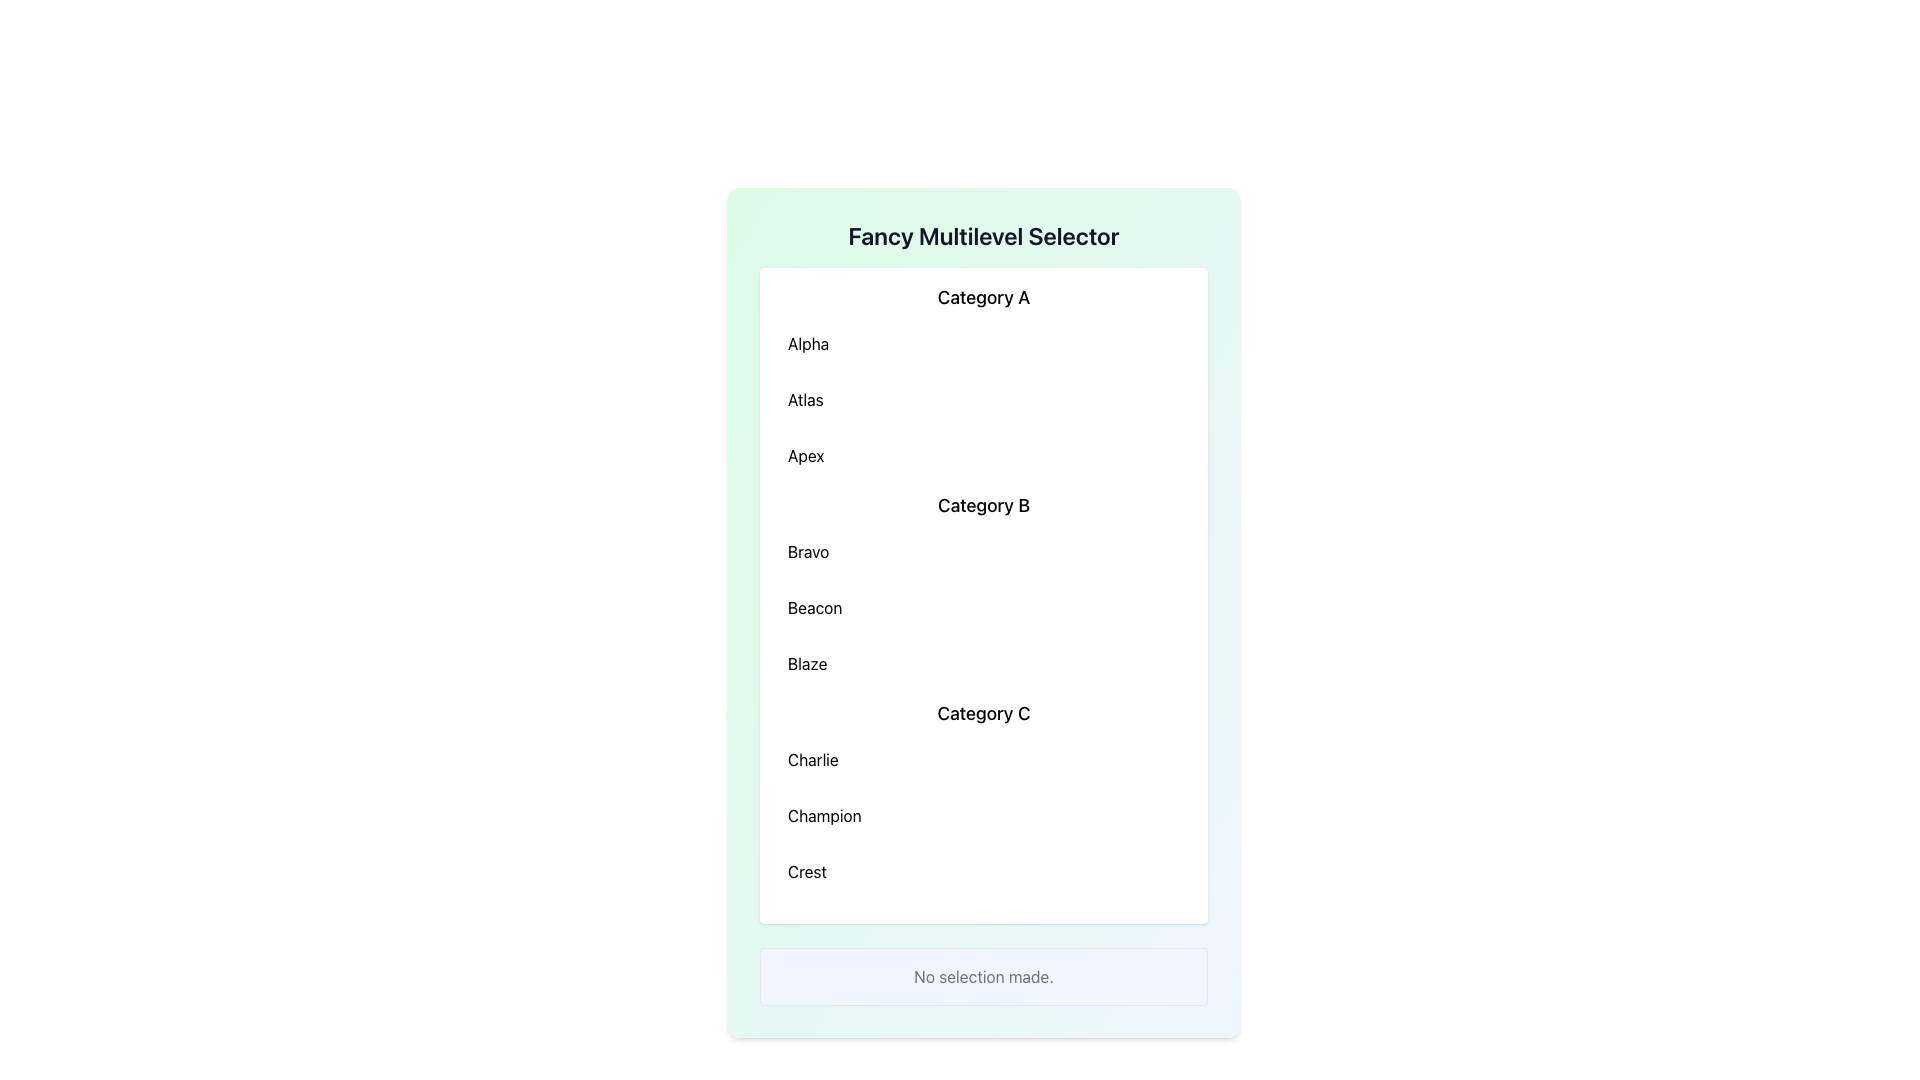 This screenshot has height=1080, width=1920. I want to click on the text heading labeled 'Category A', which is styled in a larger and bold font and located at the top of its section, so click(983, 297).